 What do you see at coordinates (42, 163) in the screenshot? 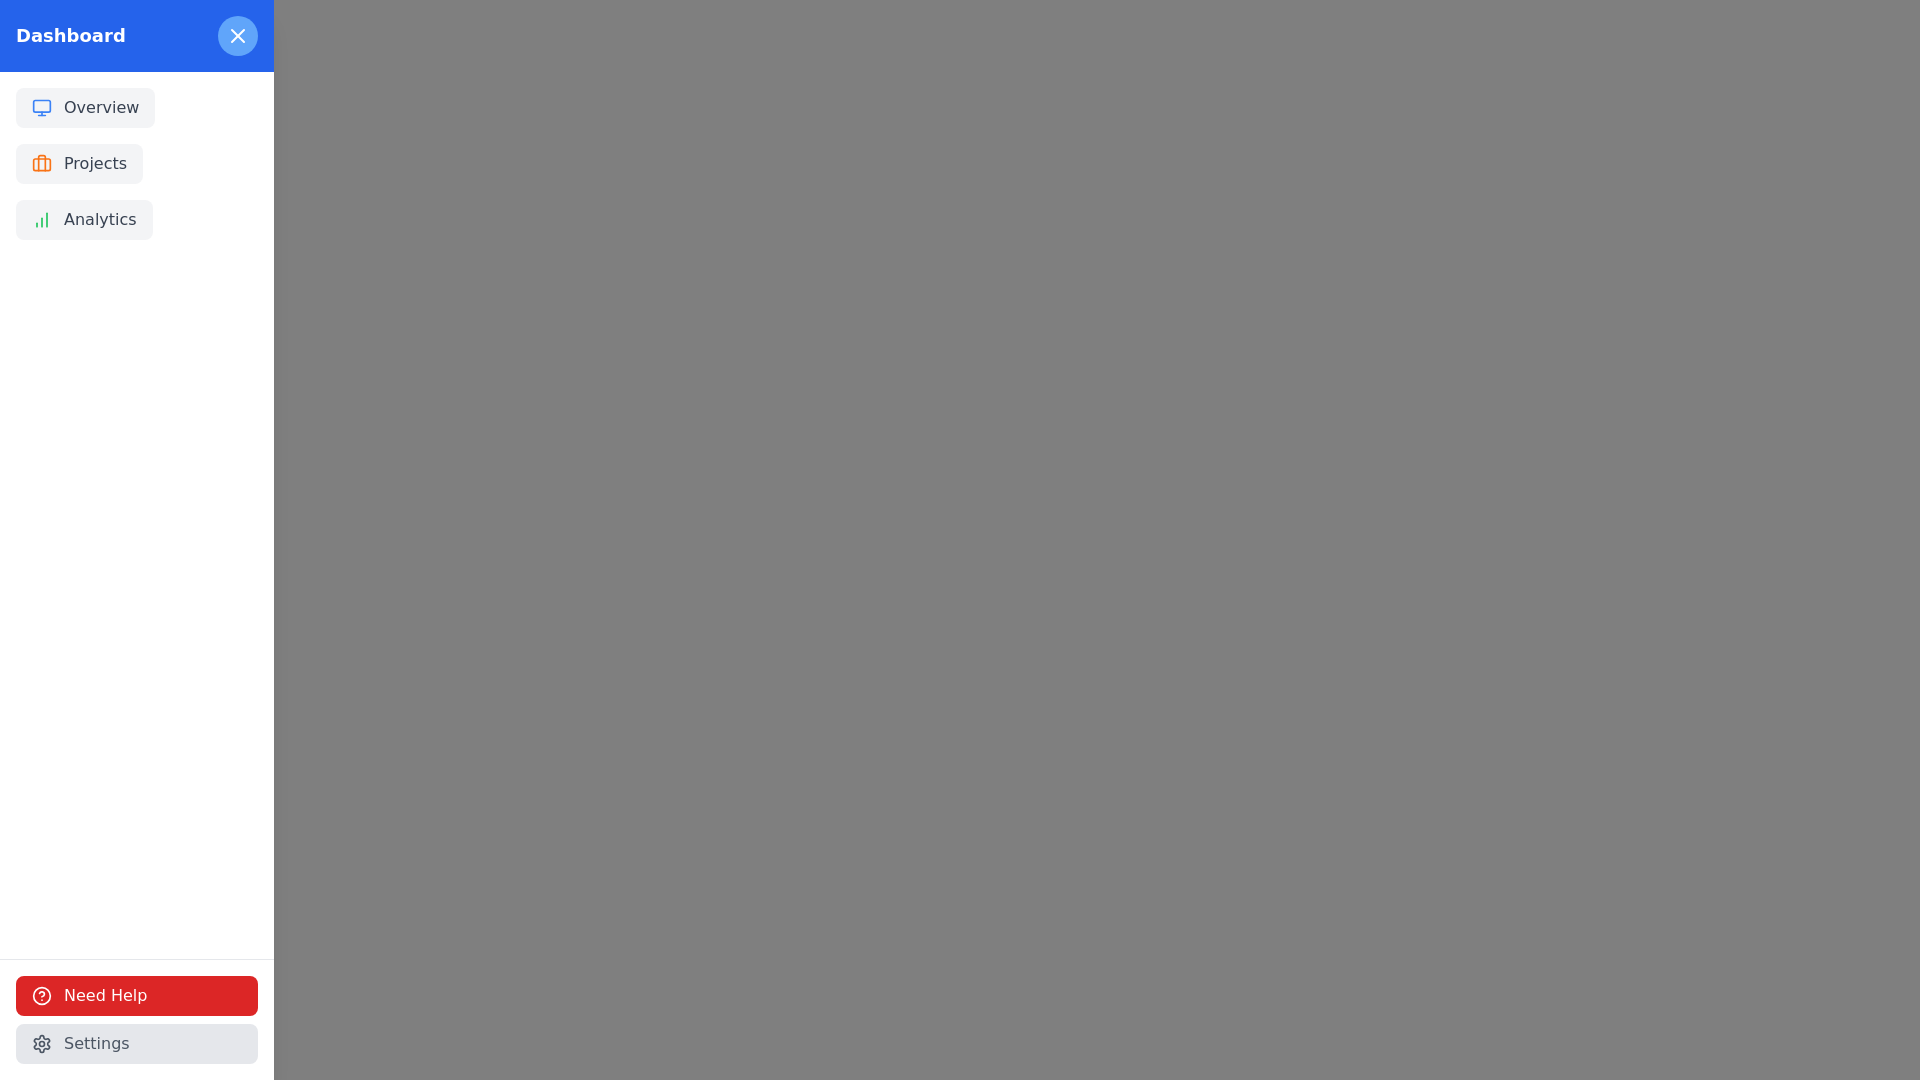
I see `the rectangular region with rounded corners located centrally within the orange briefcase icon beside the 'Projects' label in the sidebar` at bounding box center [42, 163].